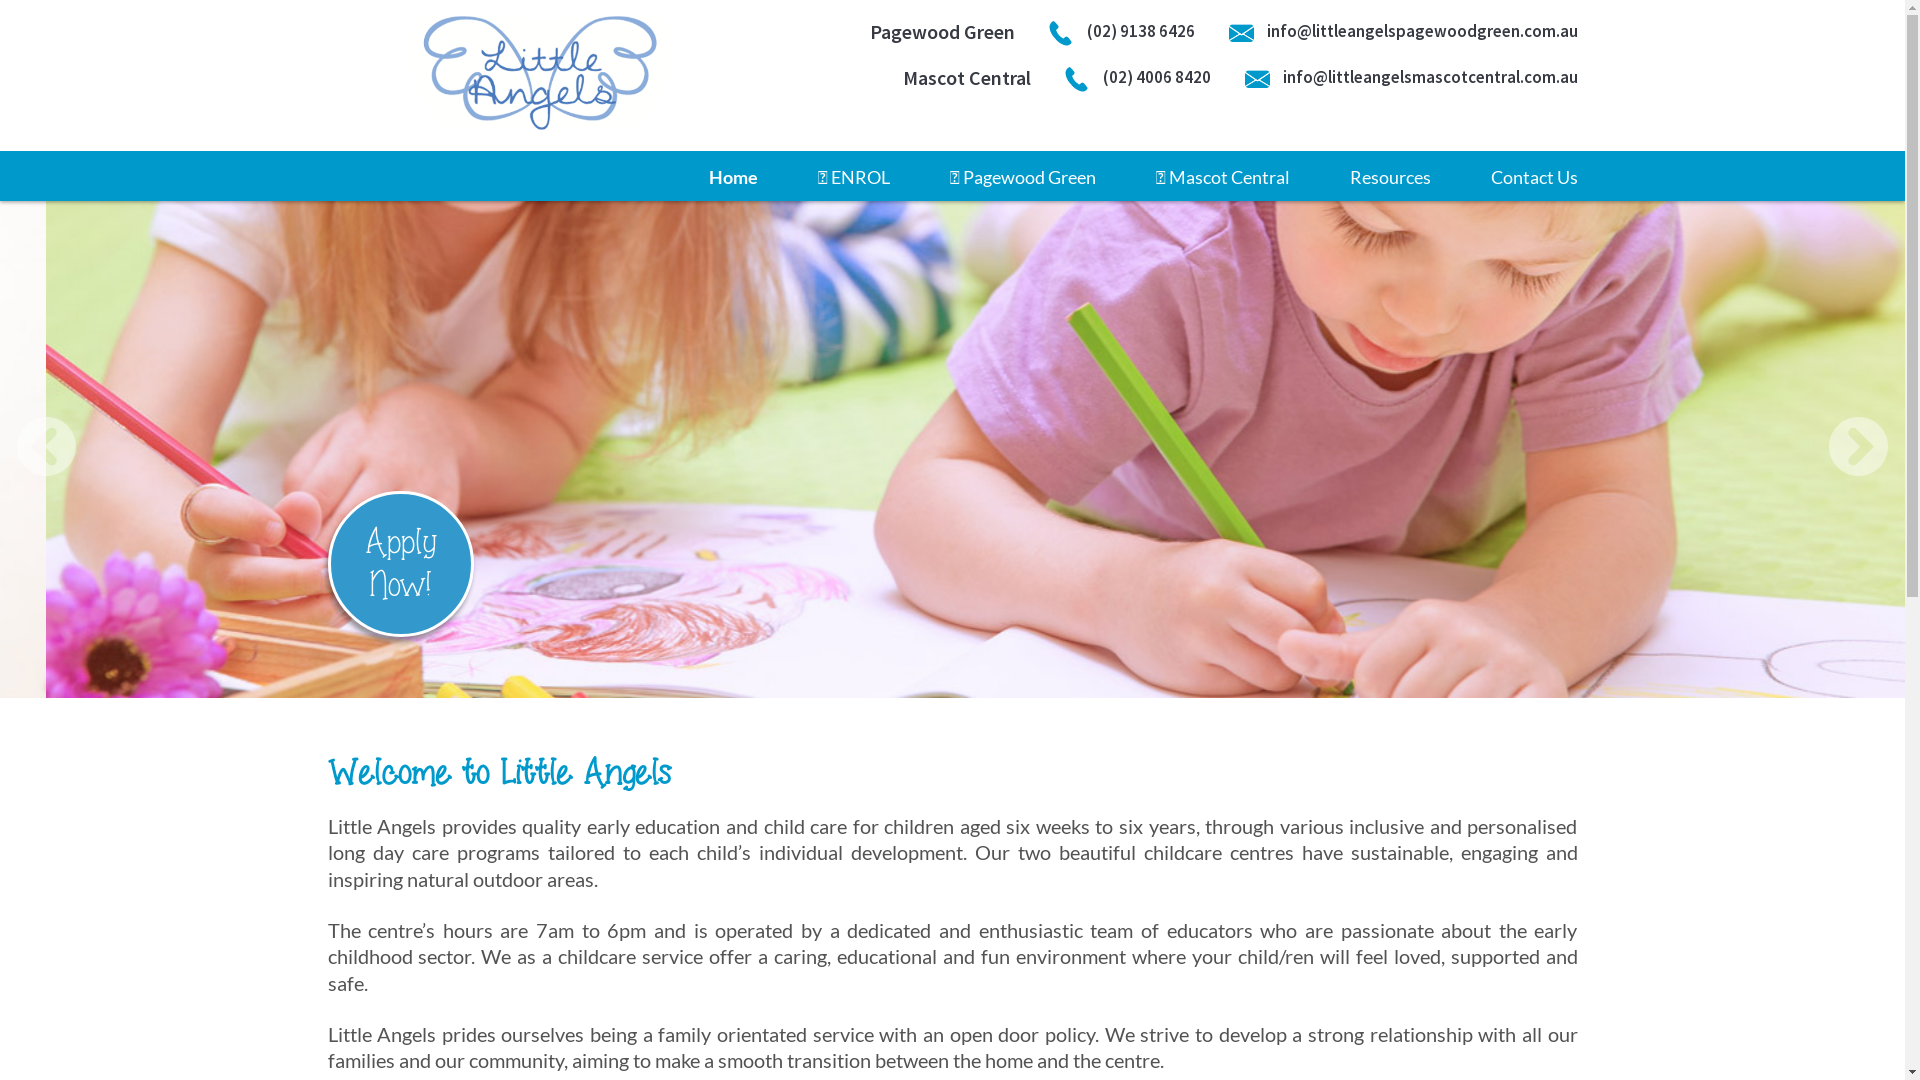 The image size is (1920, 1080). I want to click on 'Resources', so click(1349, 176).